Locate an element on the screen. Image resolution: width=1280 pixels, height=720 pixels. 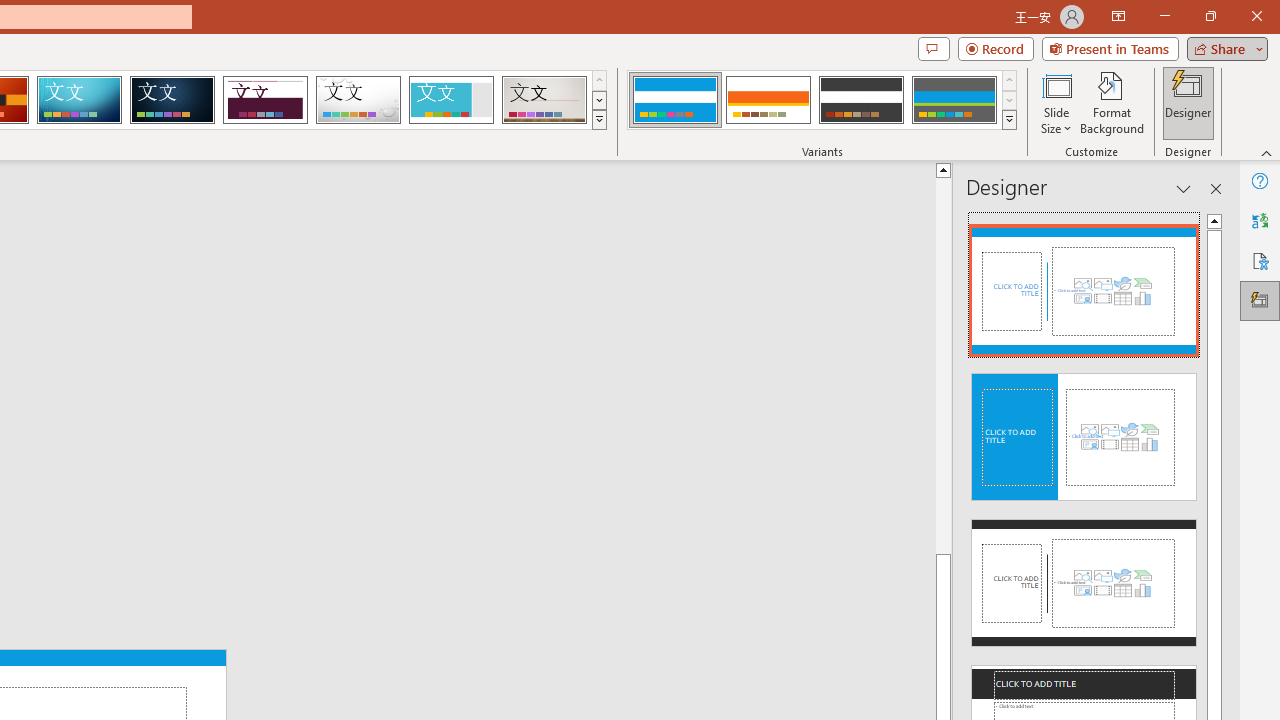
'Format Background' is located at coordinates (1111, 103).